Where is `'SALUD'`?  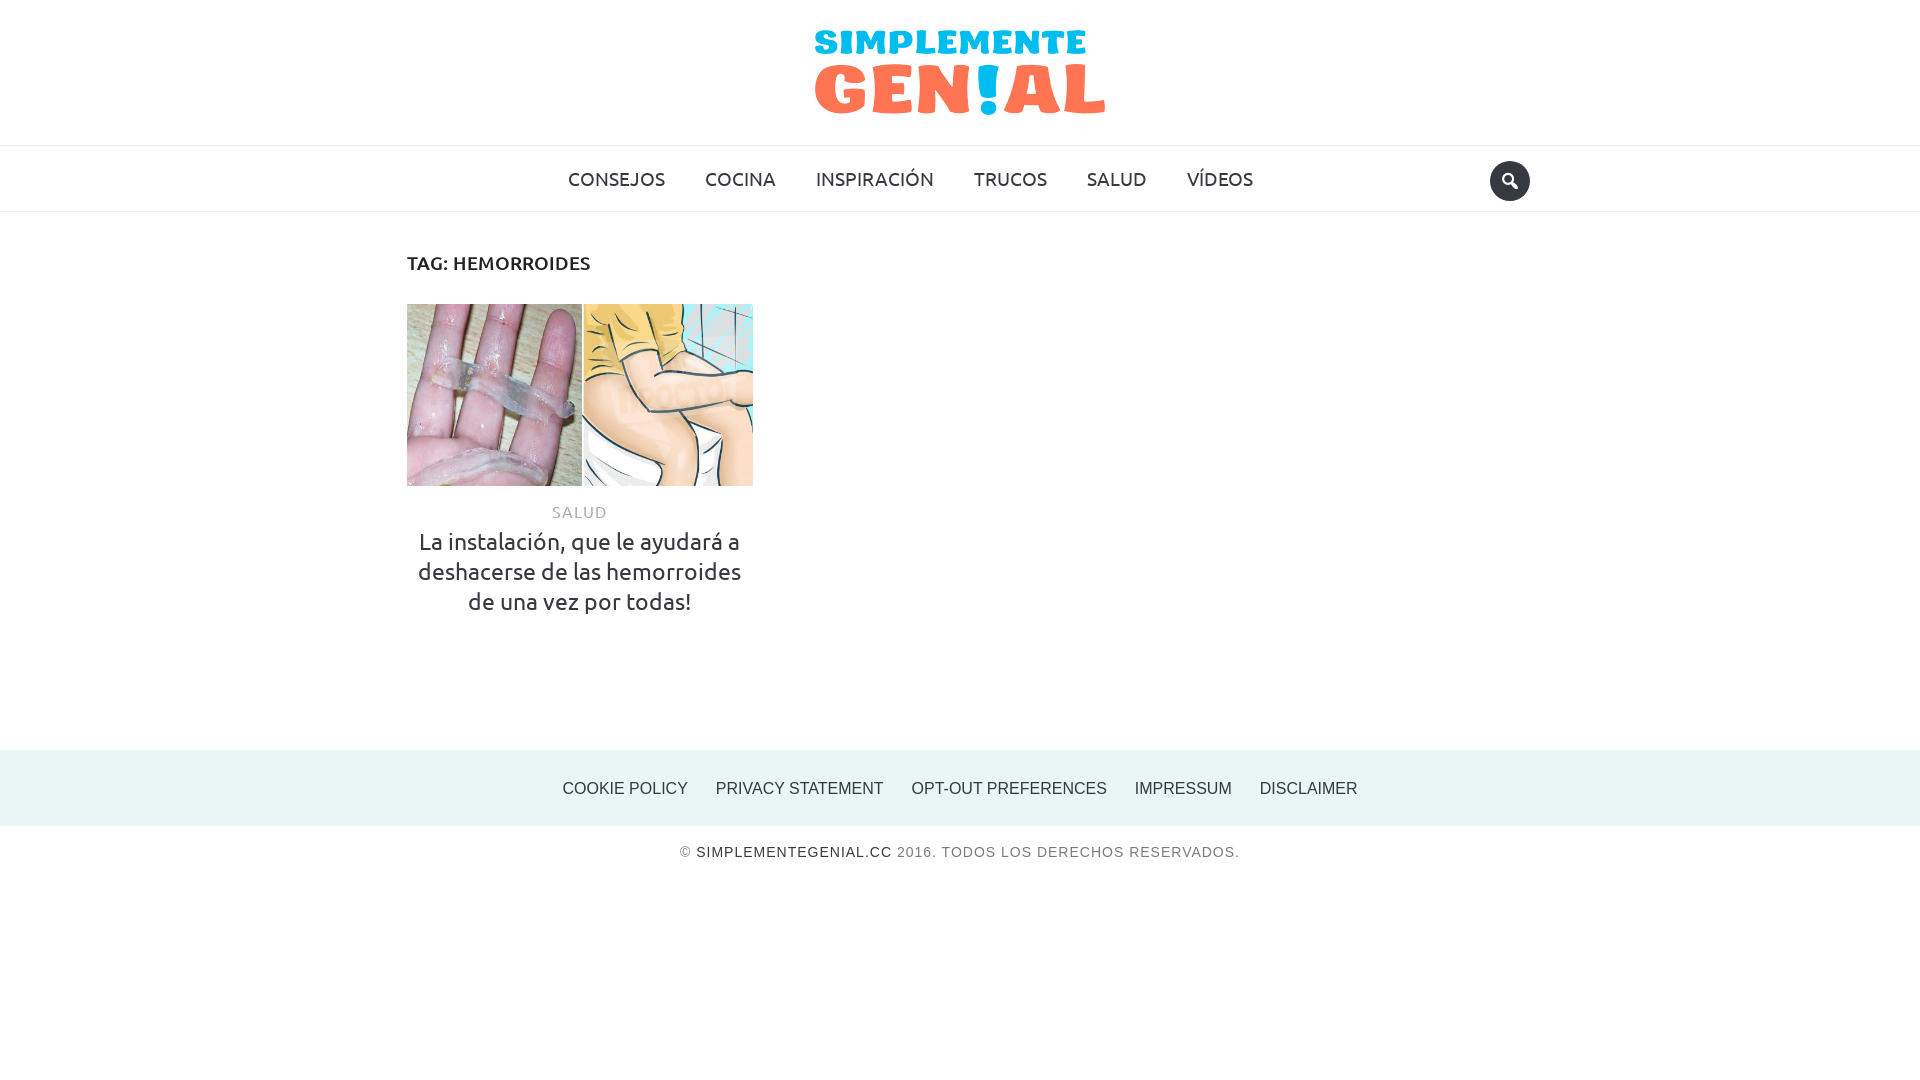
'SALUD' is located at coordinates (578, 509).